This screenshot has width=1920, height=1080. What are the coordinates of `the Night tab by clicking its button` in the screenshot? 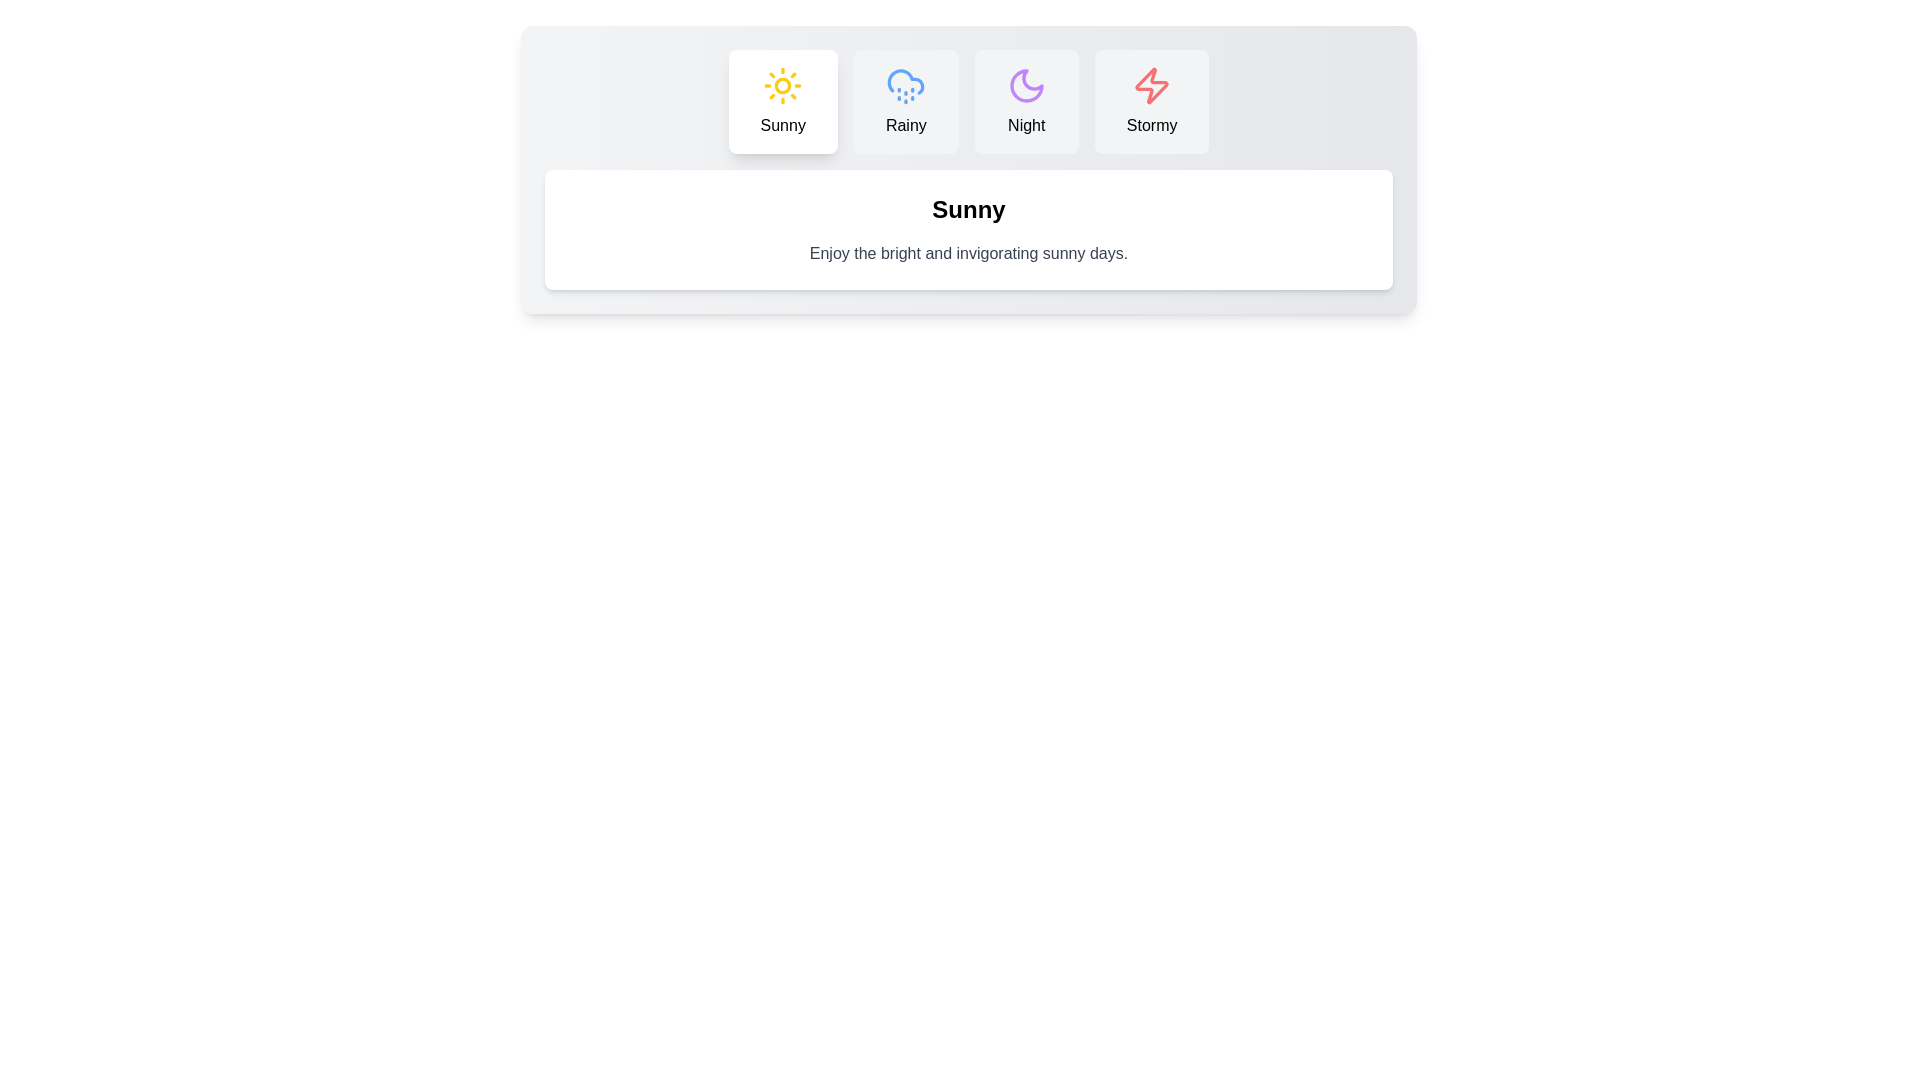 It's located at (1026, 101).